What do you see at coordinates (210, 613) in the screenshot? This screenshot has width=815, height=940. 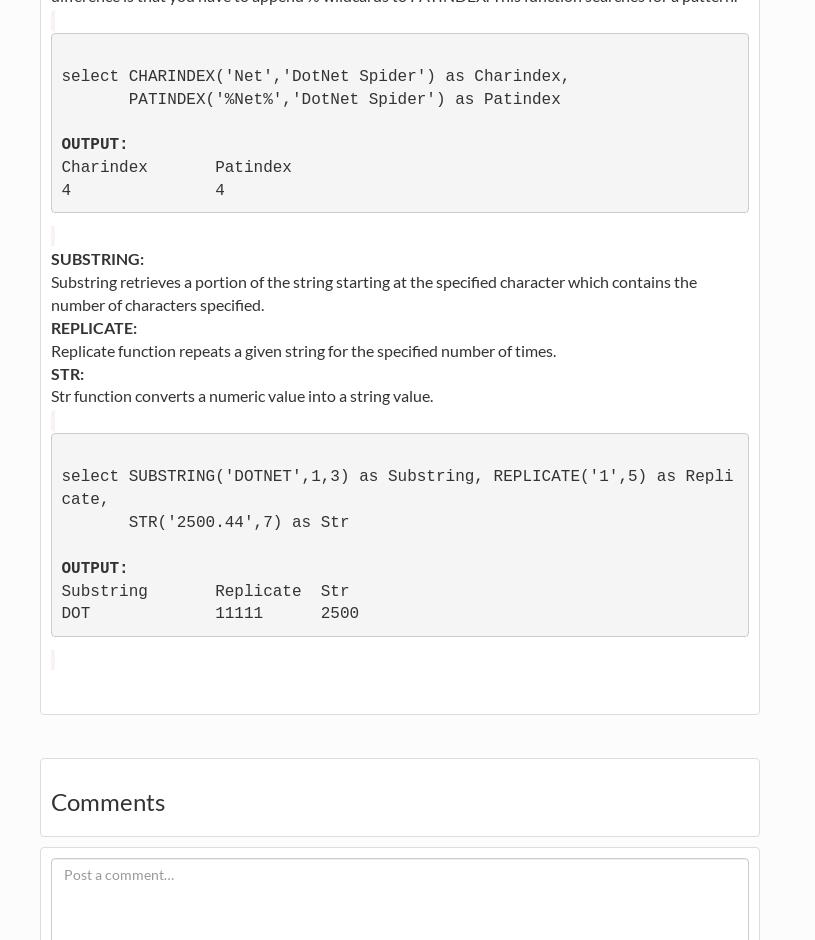 I see `'DOT		11111	   2500'` at bounding box center [210, 613].